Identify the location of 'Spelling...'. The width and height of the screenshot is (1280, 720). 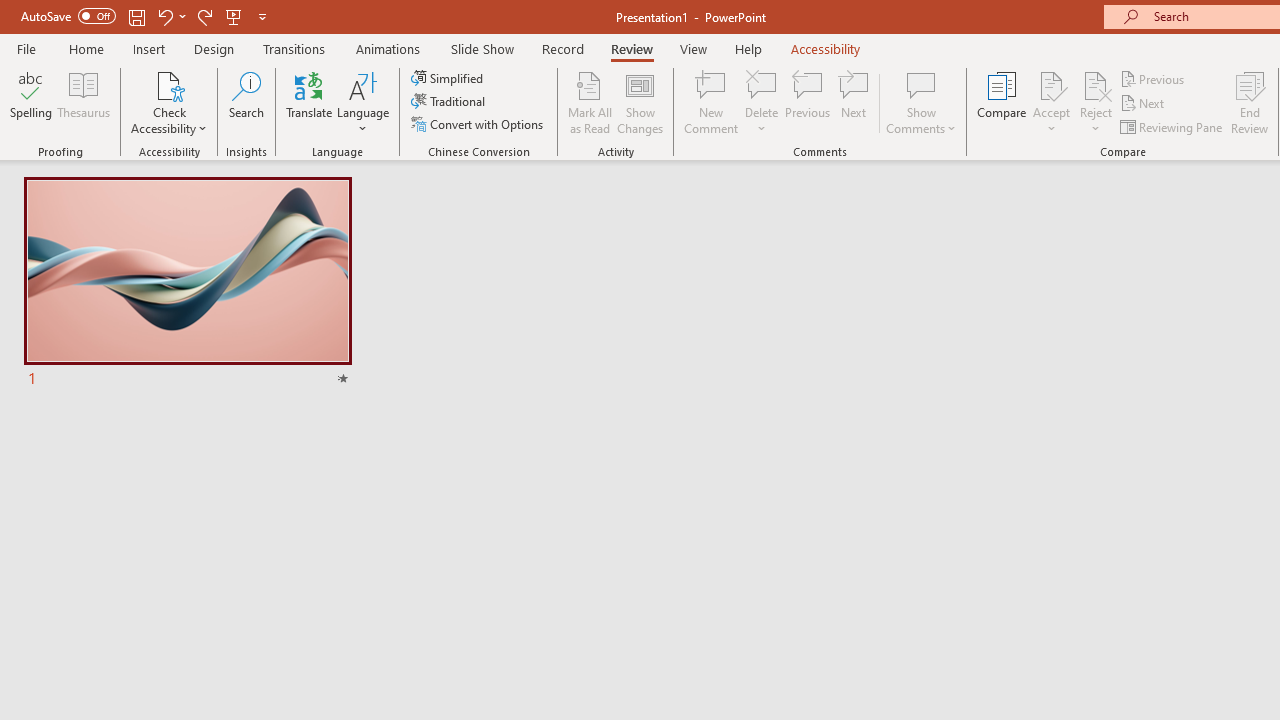
(31, 103).